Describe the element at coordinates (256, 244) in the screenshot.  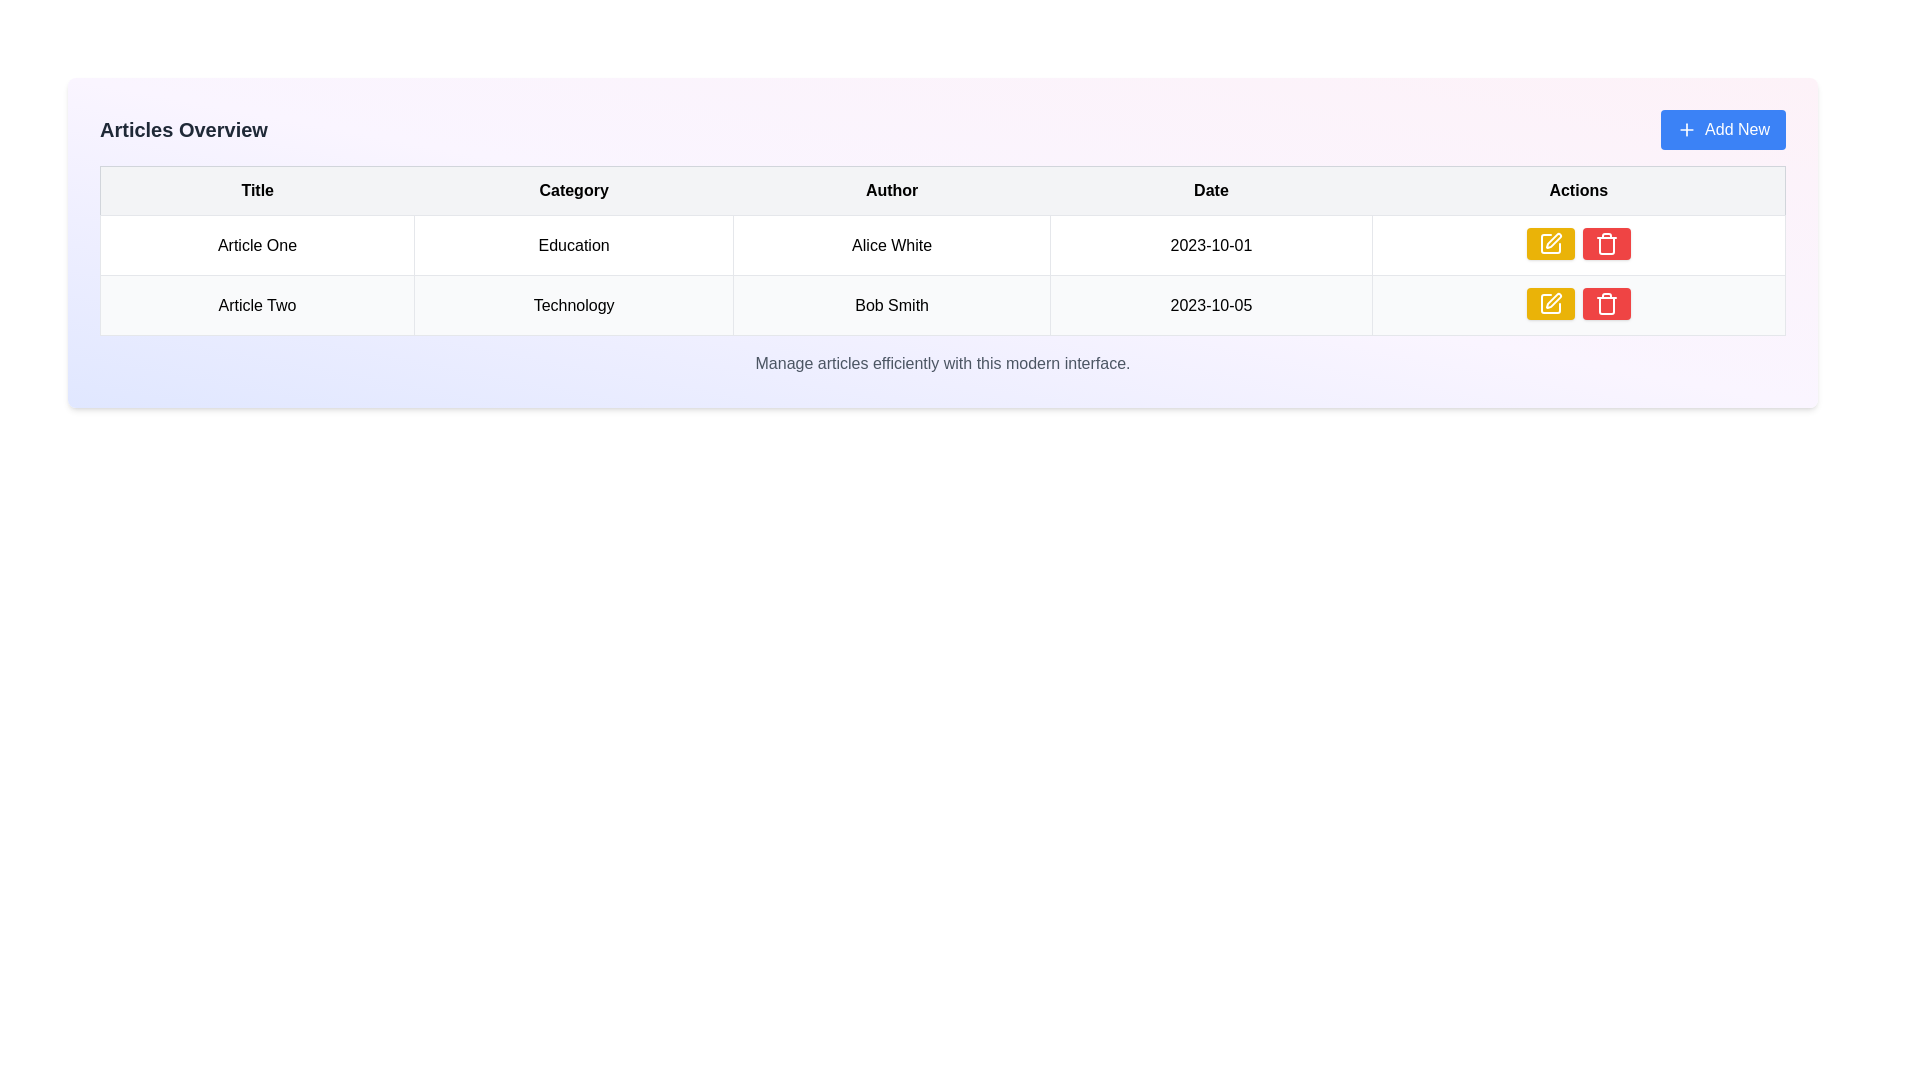
I see `the static text label displaying 'Article One', which is the first column entry under 'Title' in the table's first row` at that location.